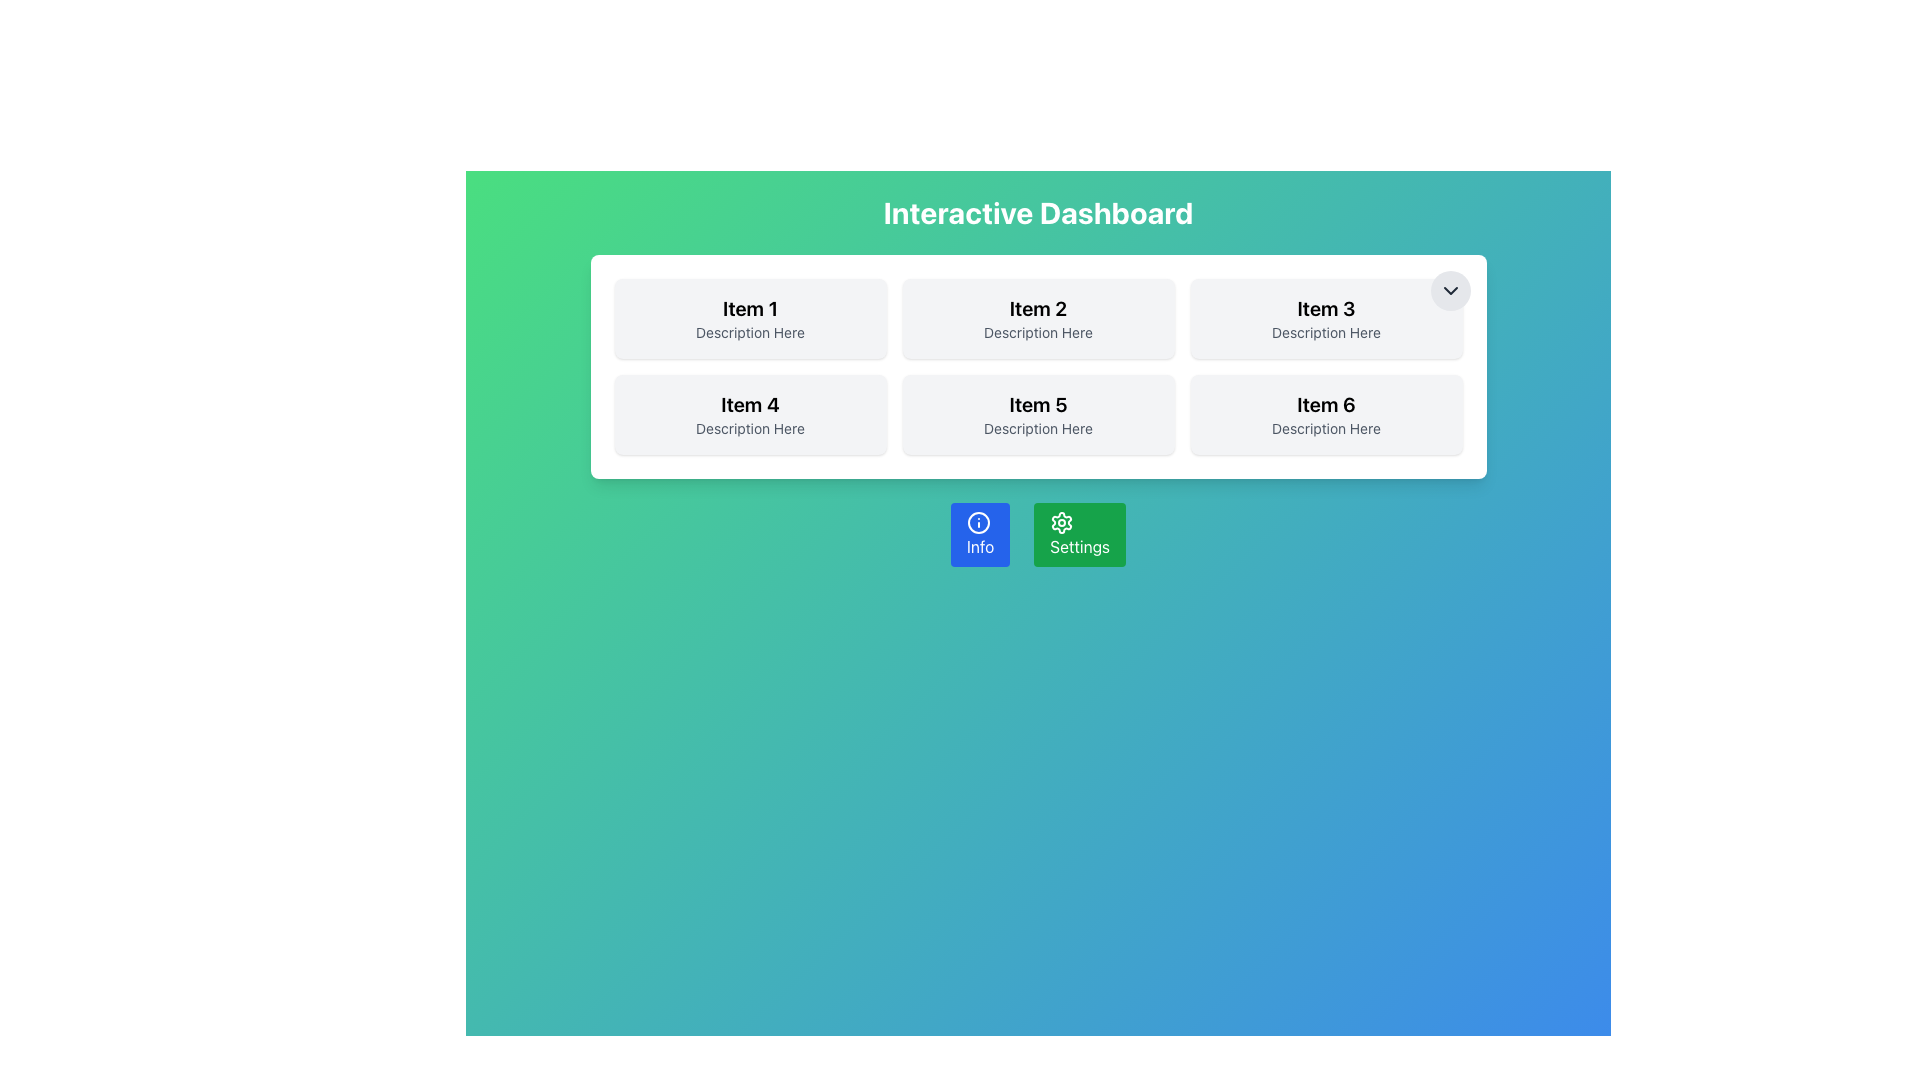 The image size is (1920, 1080). I want to click on the informational Text label located below the 'Item 3' header in the top-right card of the grid layout, so click(1326, 331).